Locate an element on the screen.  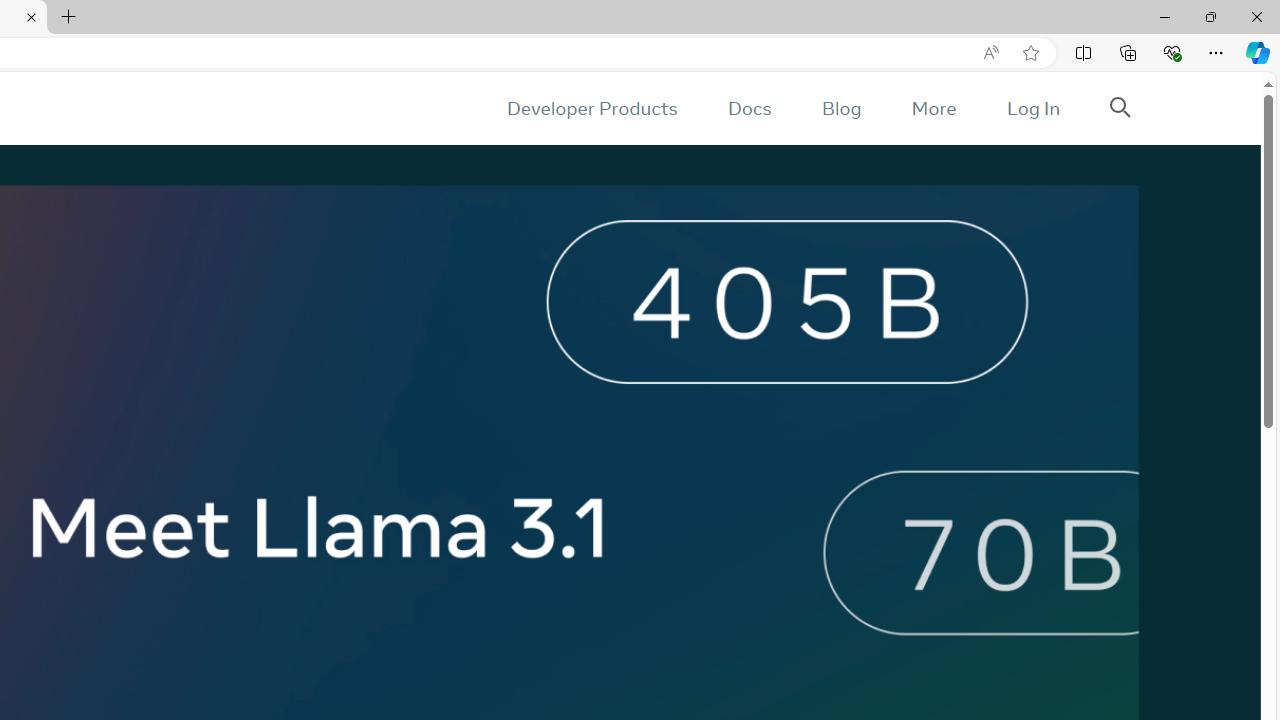
'Developer Products' is located at coordinates (591, 108).